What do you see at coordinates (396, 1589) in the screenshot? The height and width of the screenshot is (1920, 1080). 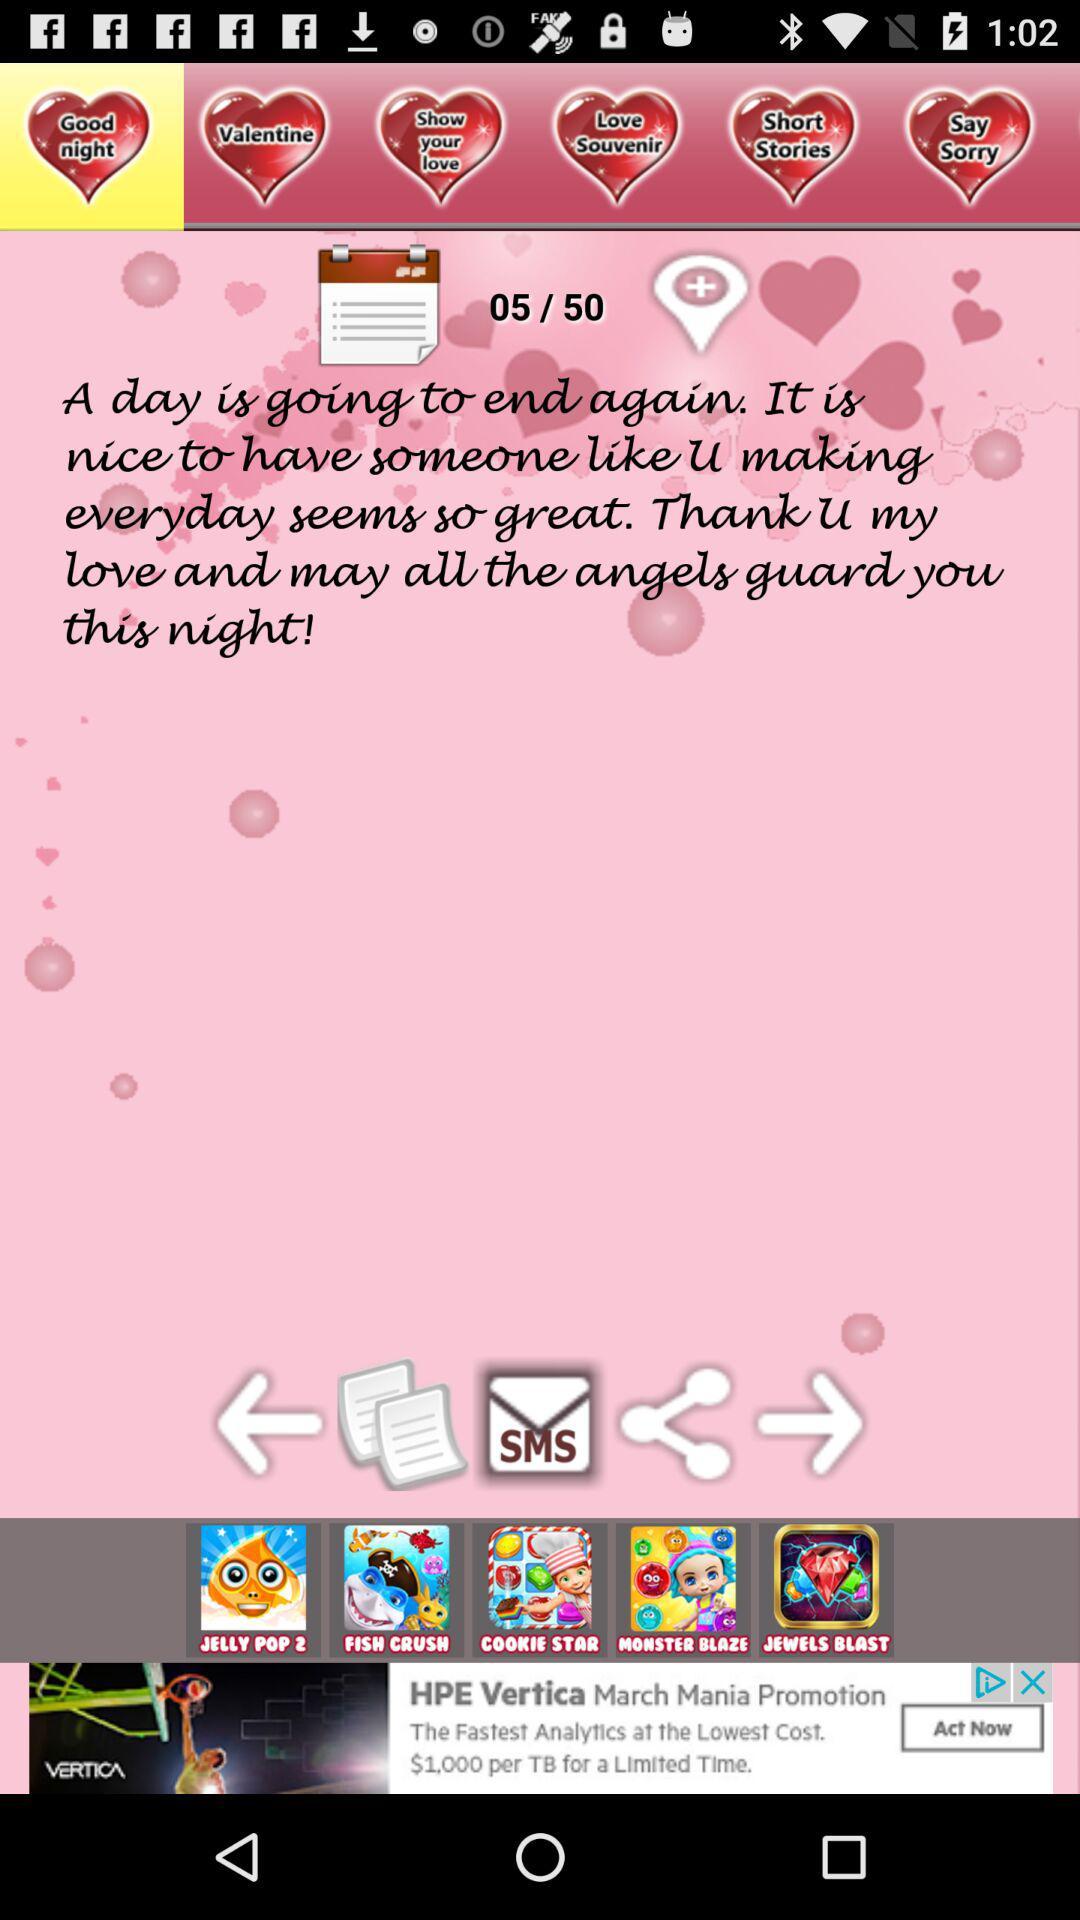 I see `button between the jelly pop2 and cookie star` at bounding box center [396, 1589].